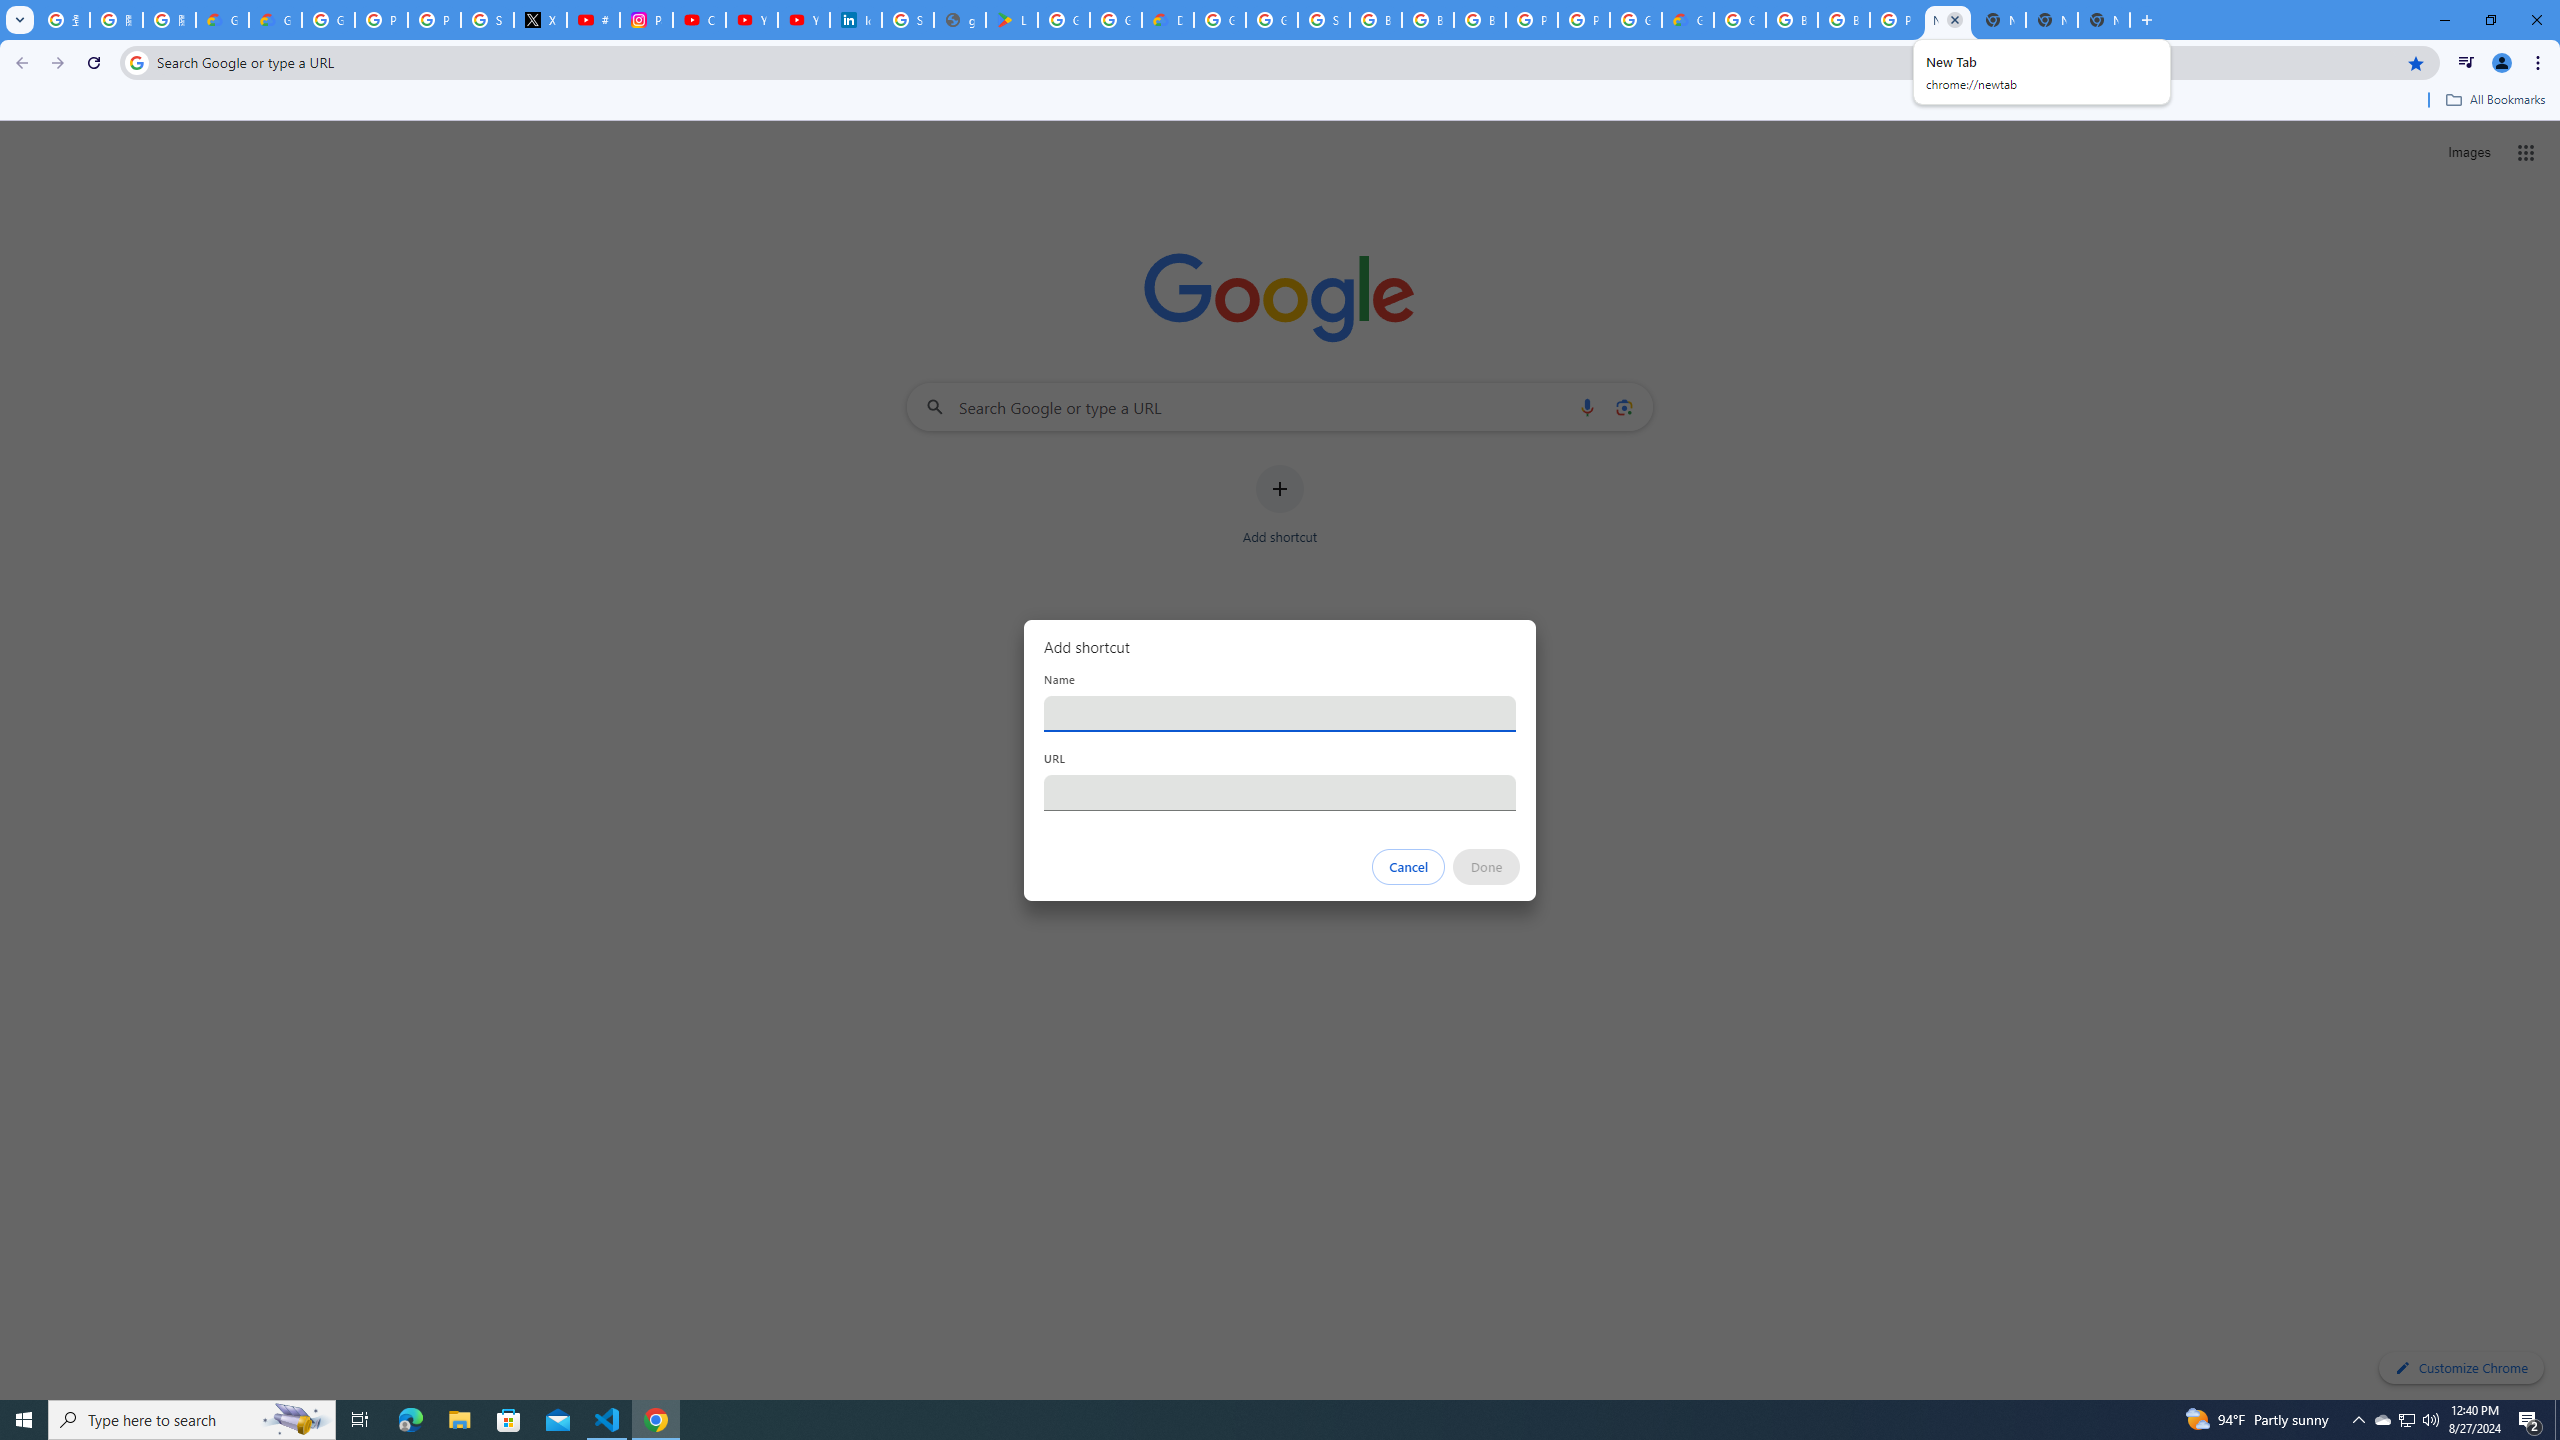 The height and width of the screenshot is (1440, 2560). I want to click on 'Control your music, videos, and more', so click(2466, 62).